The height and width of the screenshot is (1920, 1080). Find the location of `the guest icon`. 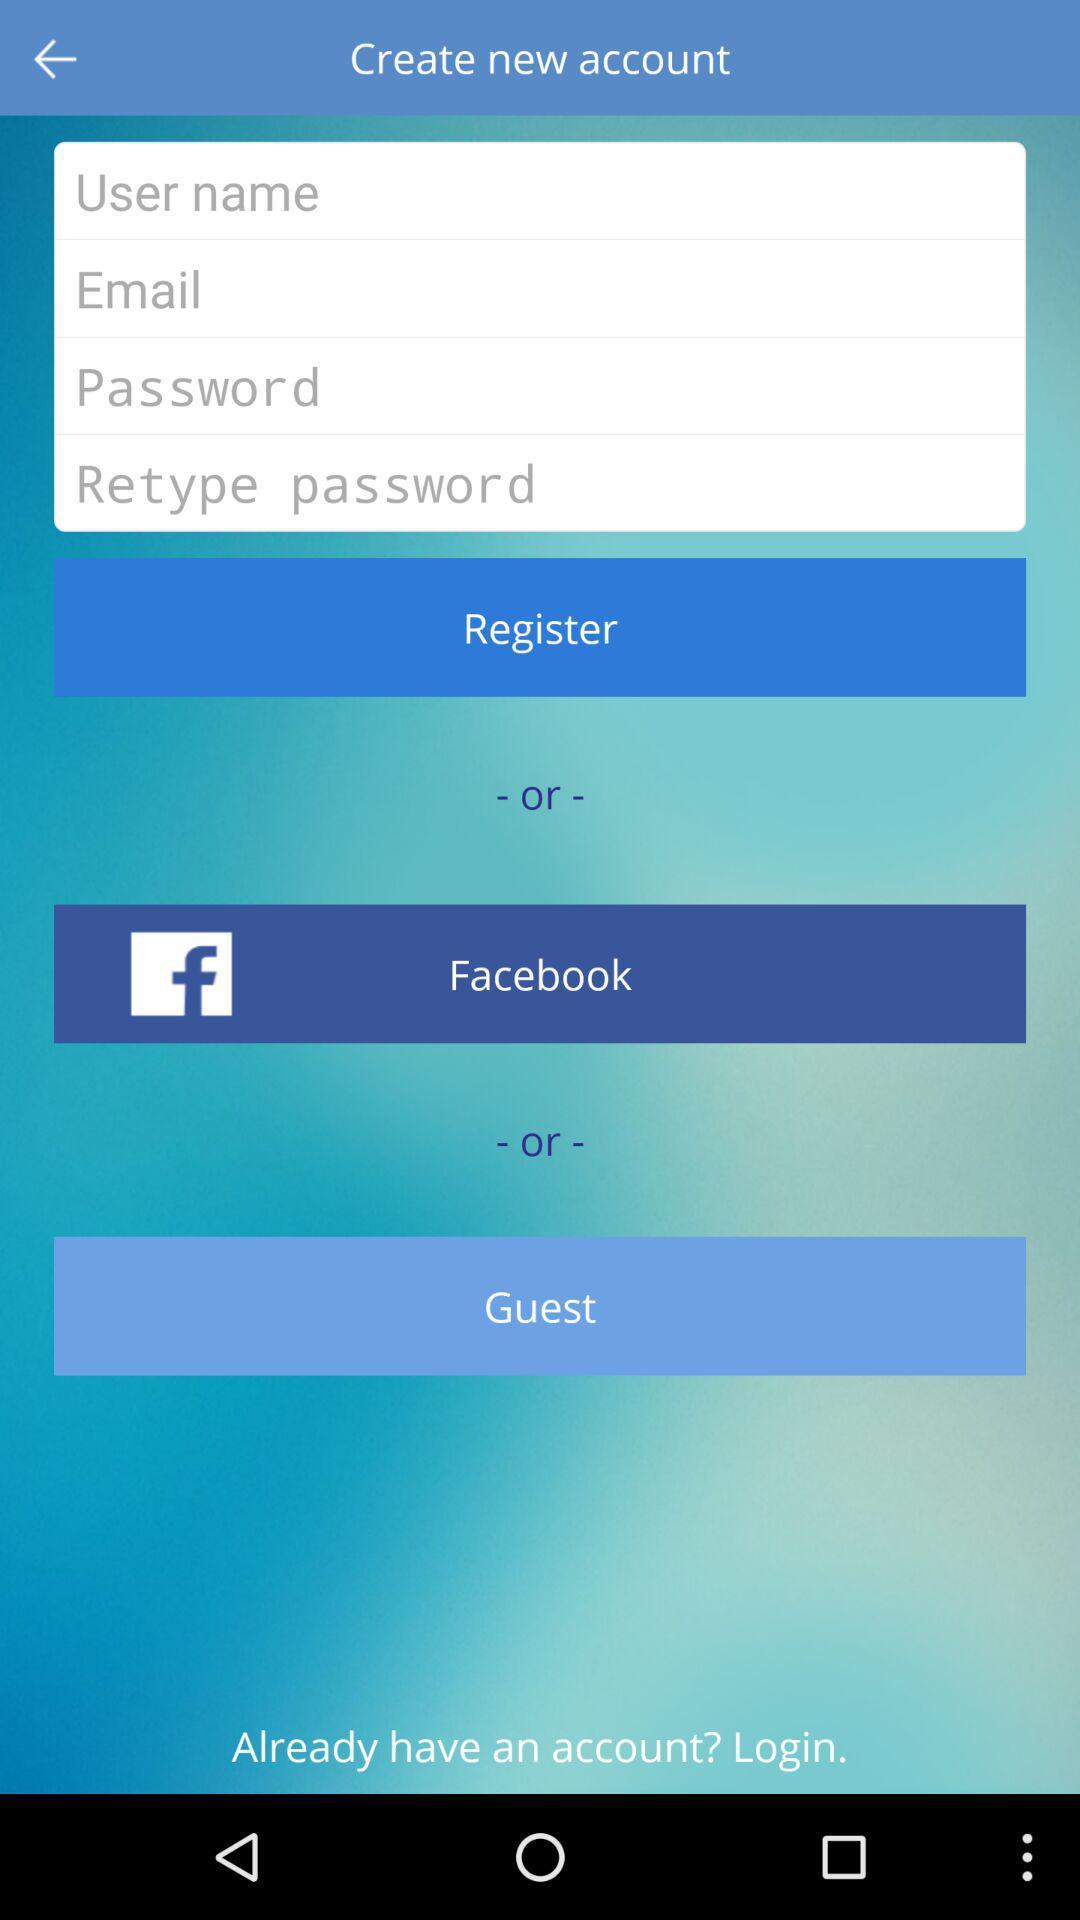

the guest icon is located at coordinates (540, 1306).